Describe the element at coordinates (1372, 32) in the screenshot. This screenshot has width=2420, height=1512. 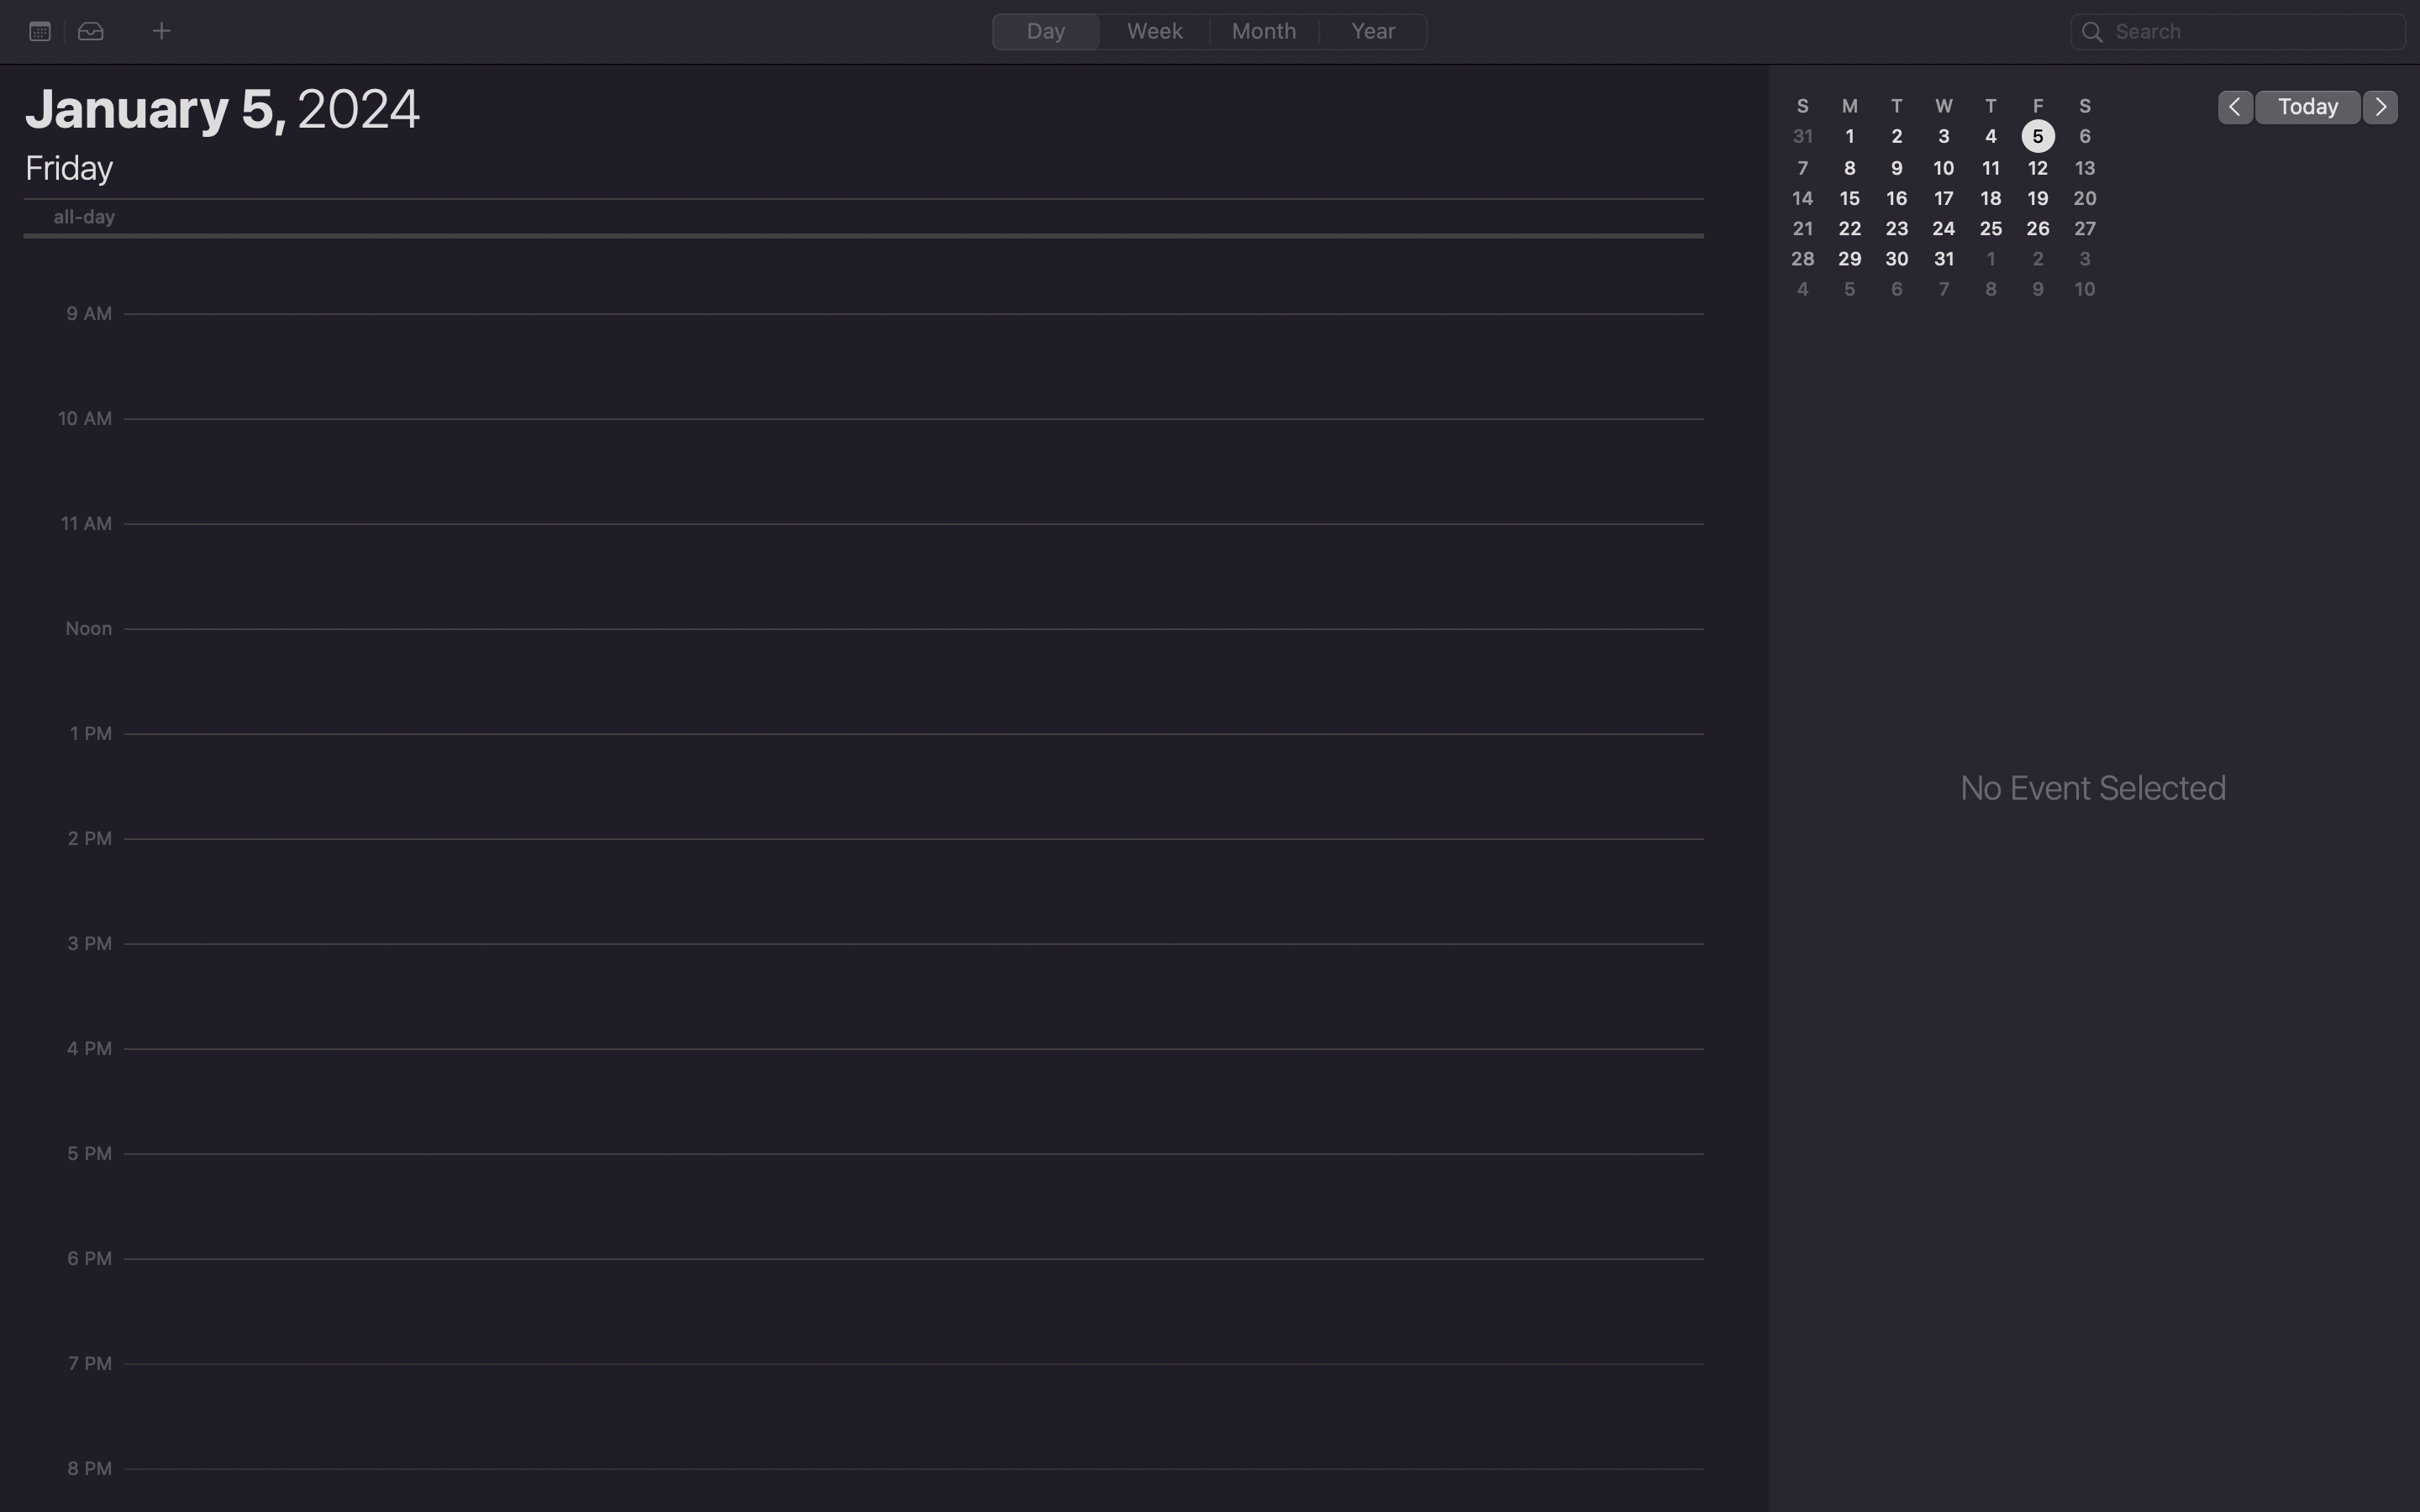
I see `the year view on the calendar` at that location.